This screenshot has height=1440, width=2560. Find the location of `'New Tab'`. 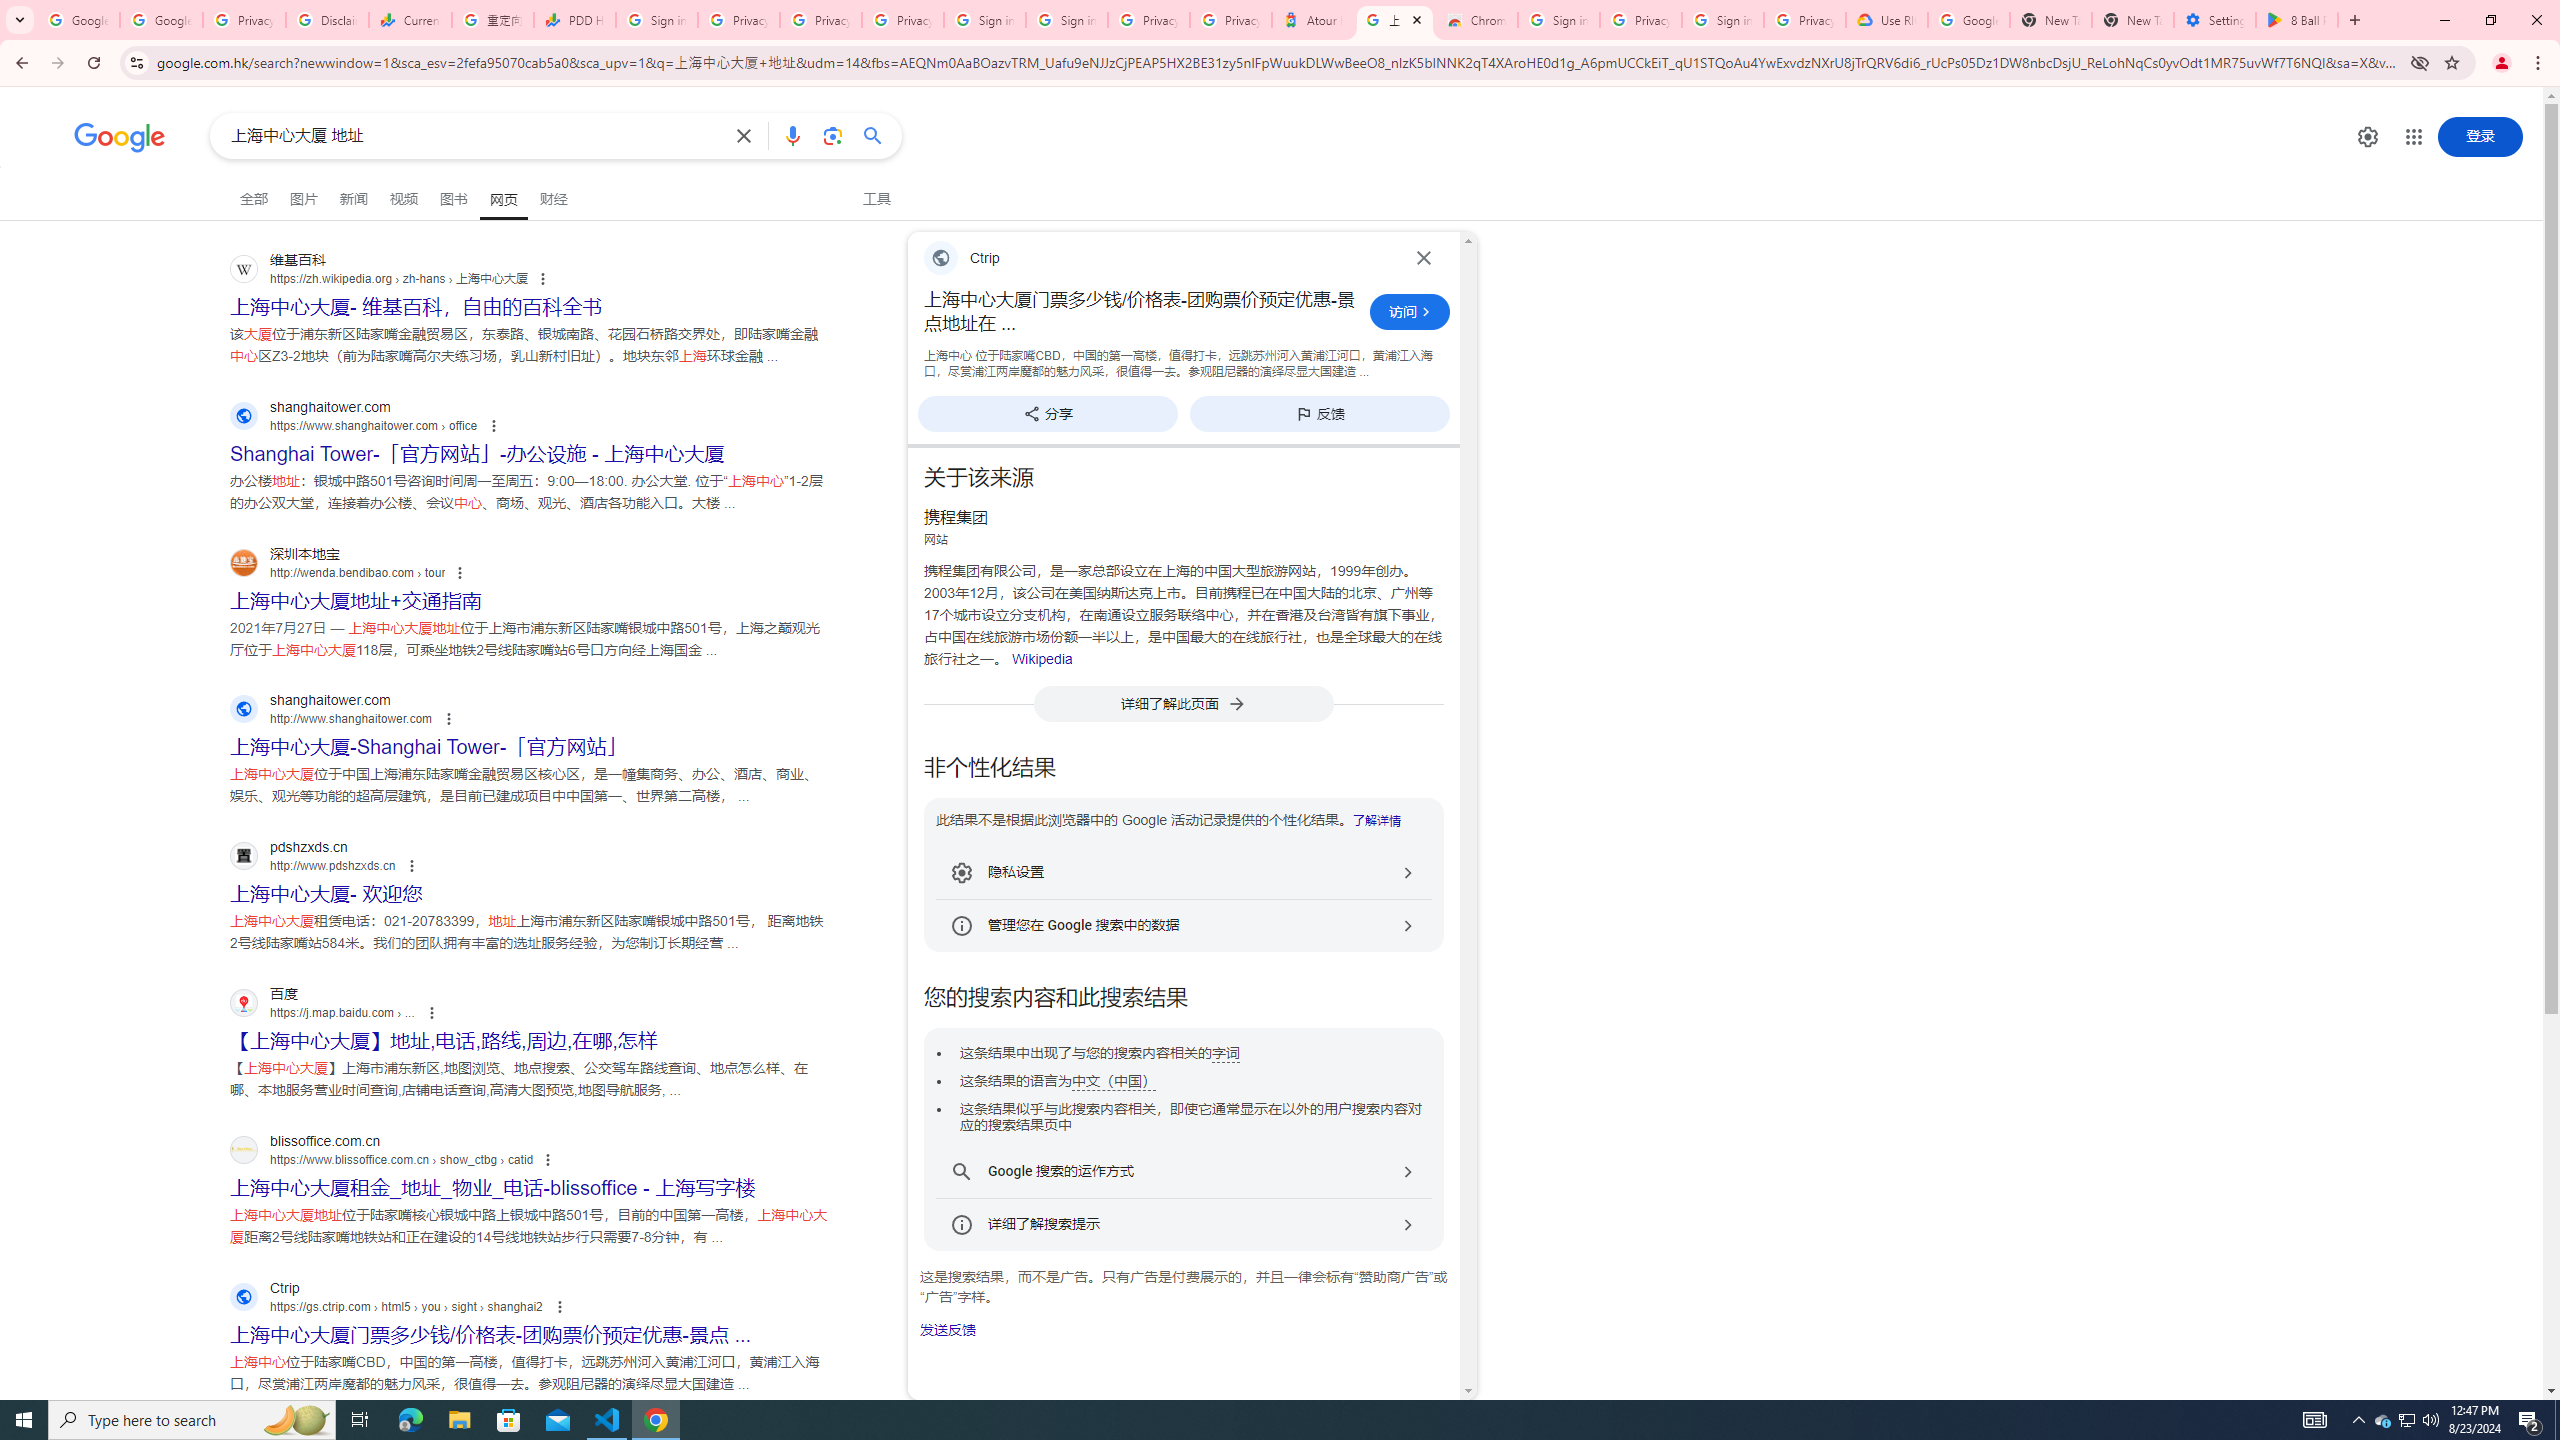

'New Tab' is located at coordinates (2132, 19).